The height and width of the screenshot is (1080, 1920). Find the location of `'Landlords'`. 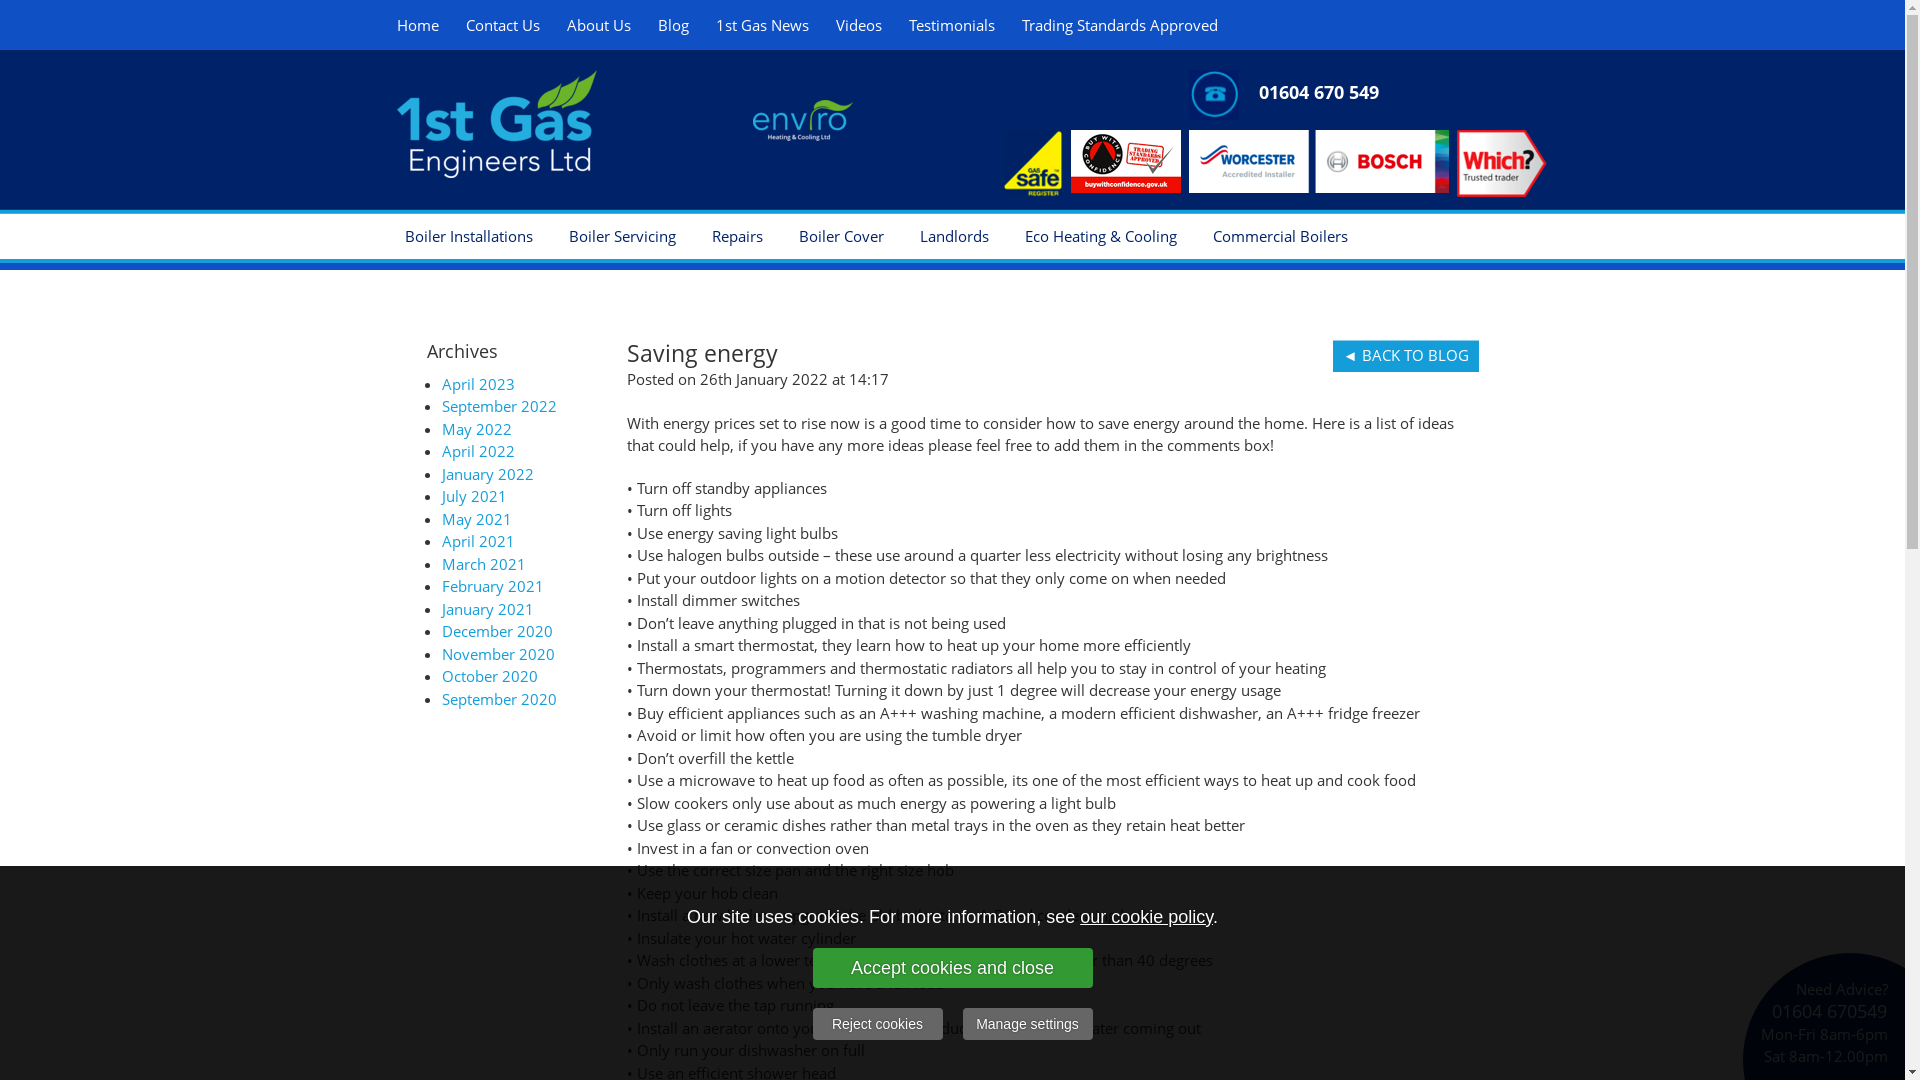

'Landlords' is located at coordinates (901, 234).